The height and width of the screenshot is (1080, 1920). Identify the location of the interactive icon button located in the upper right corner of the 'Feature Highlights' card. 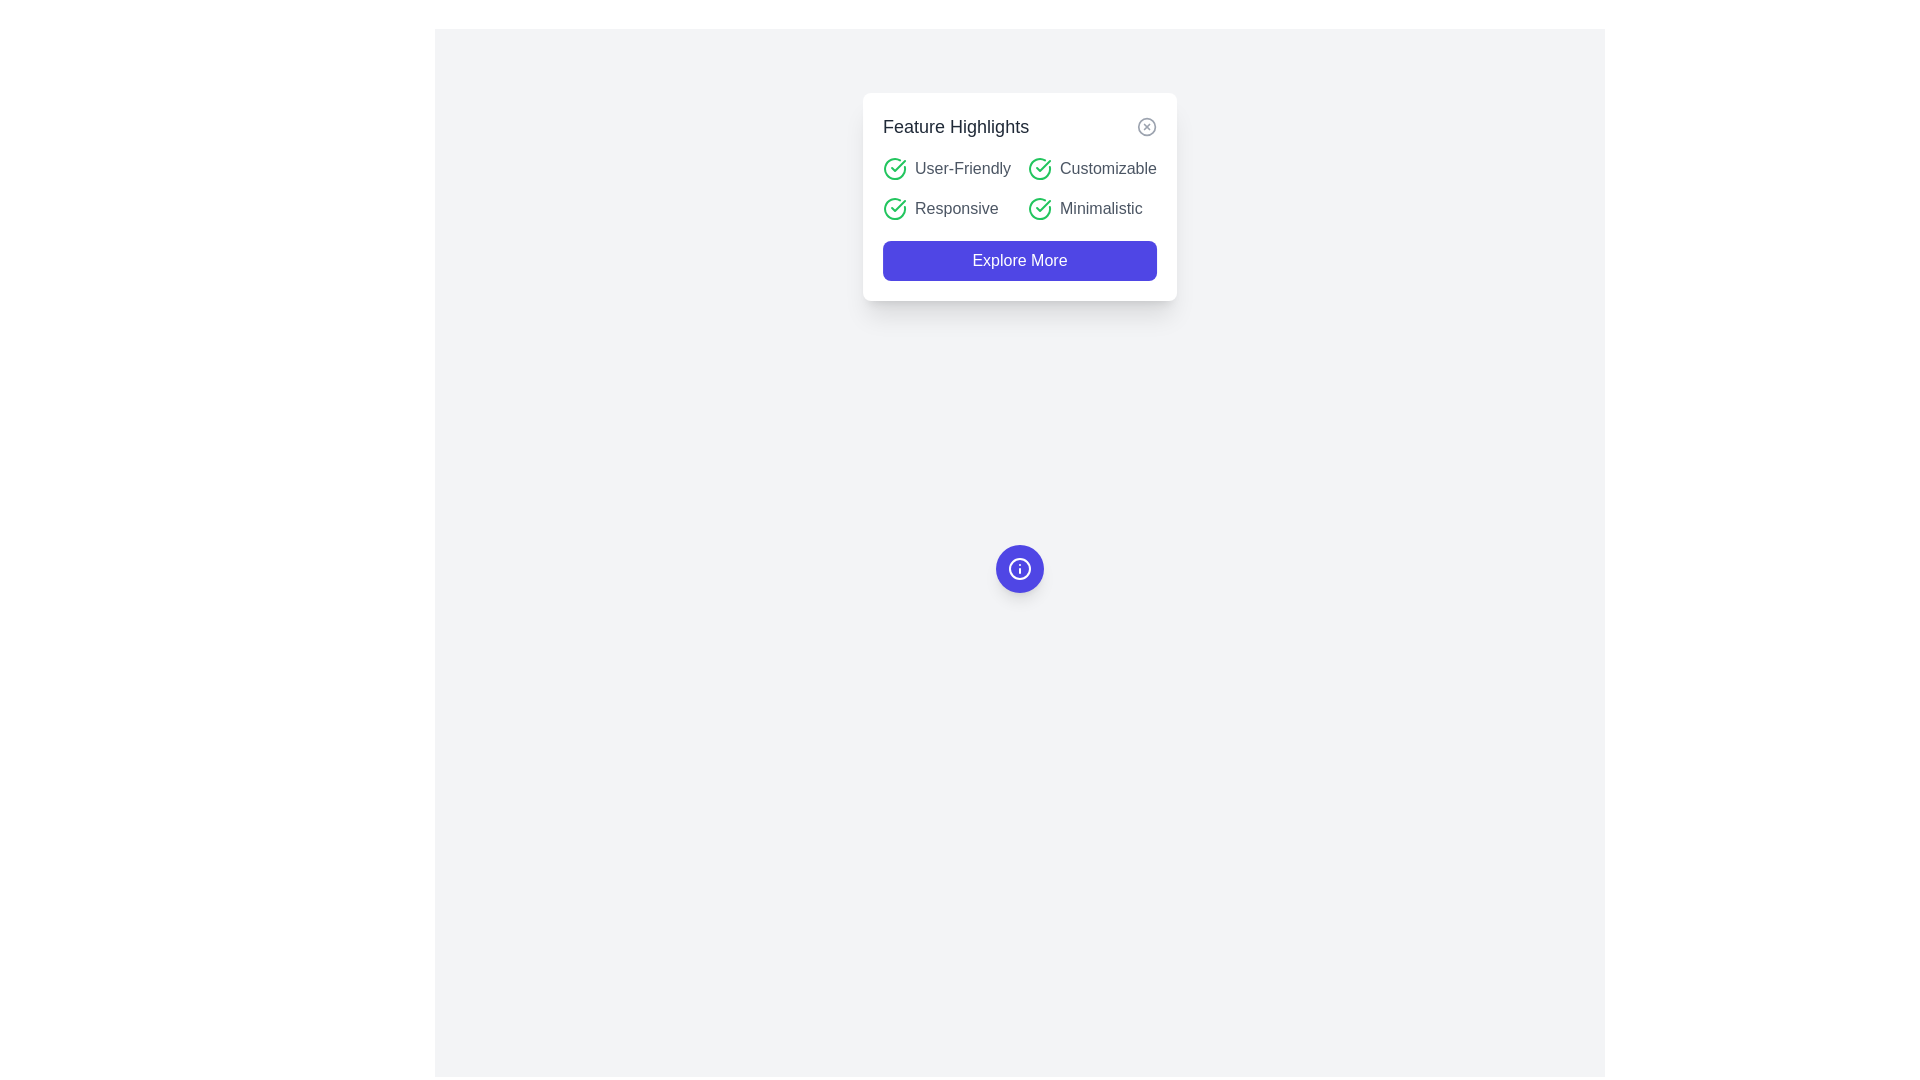
(1147, 127).